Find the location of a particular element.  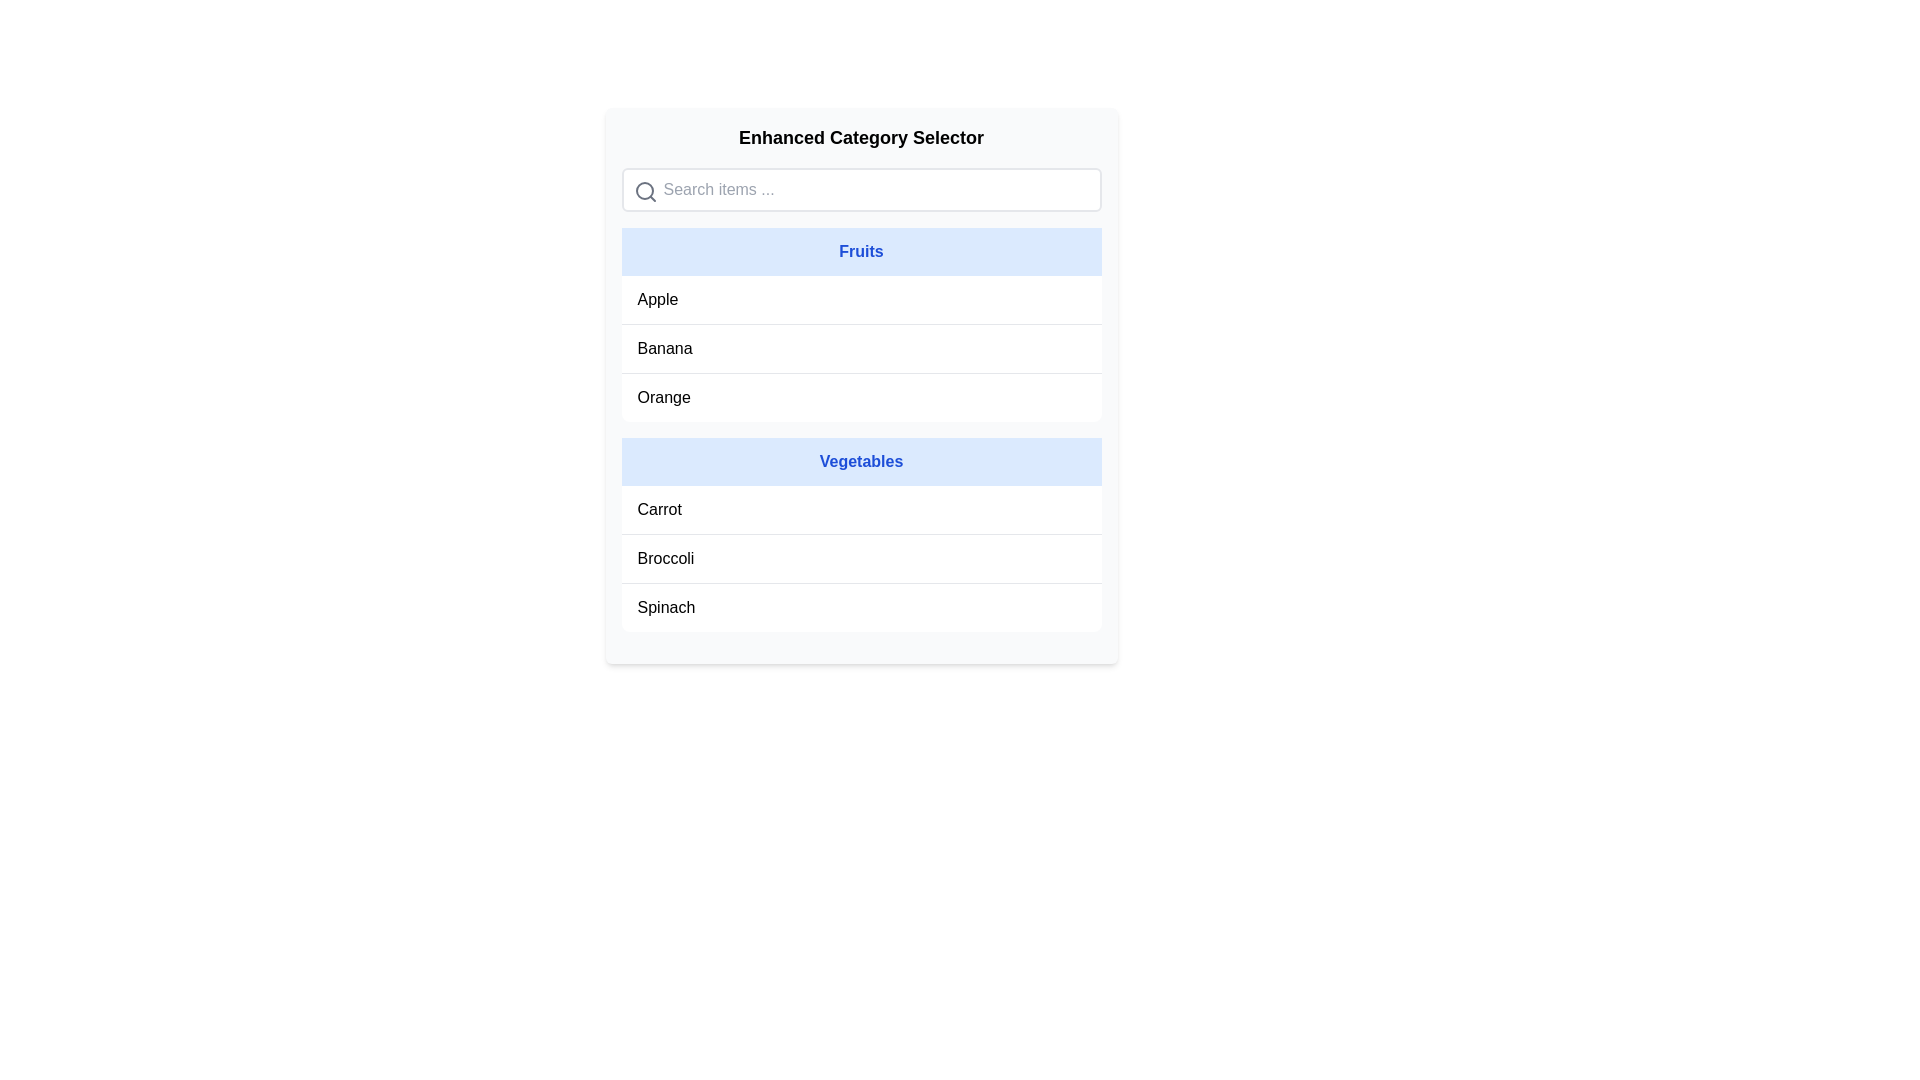

the SVG circle element of the magnifying glass icon located in the top-left corner of the search bar is located at coordinates (644, 191).